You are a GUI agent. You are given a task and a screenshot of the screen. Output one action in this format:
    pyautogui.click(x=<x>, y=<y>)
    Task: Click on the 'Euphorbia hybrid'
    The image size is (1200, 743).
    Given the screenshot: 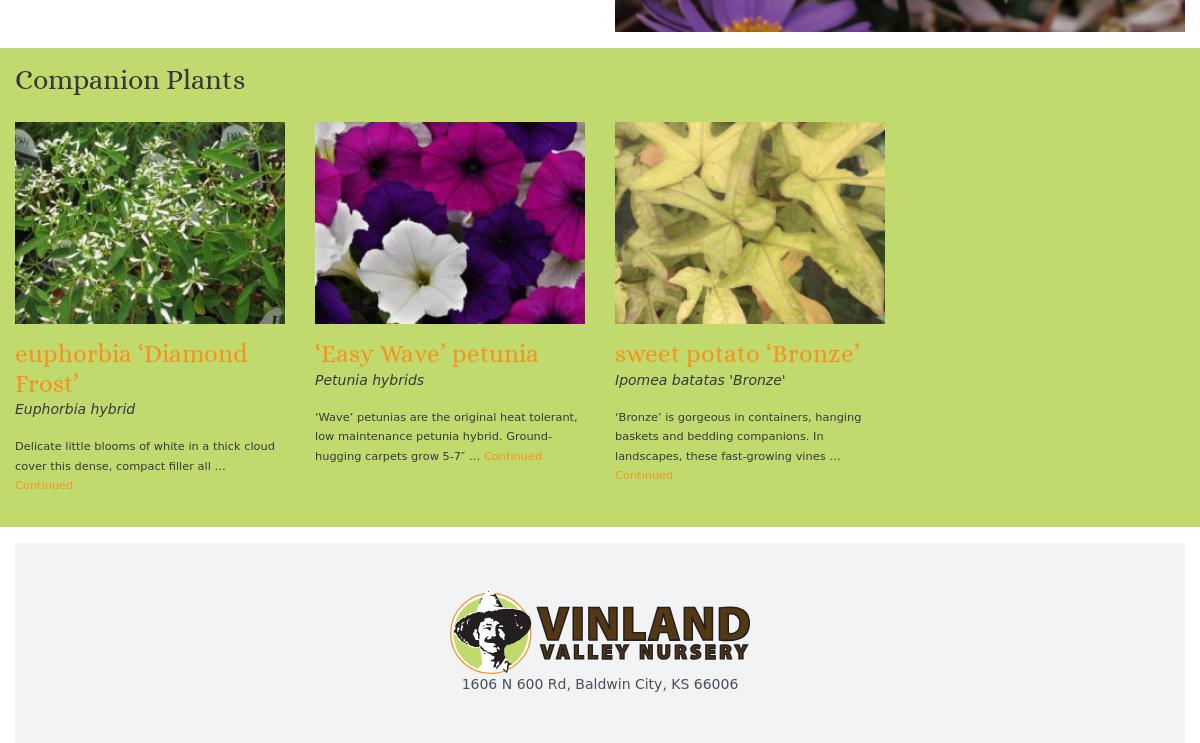 What is the action you would take?
    pyautogui.click(x=15, y=409)
    